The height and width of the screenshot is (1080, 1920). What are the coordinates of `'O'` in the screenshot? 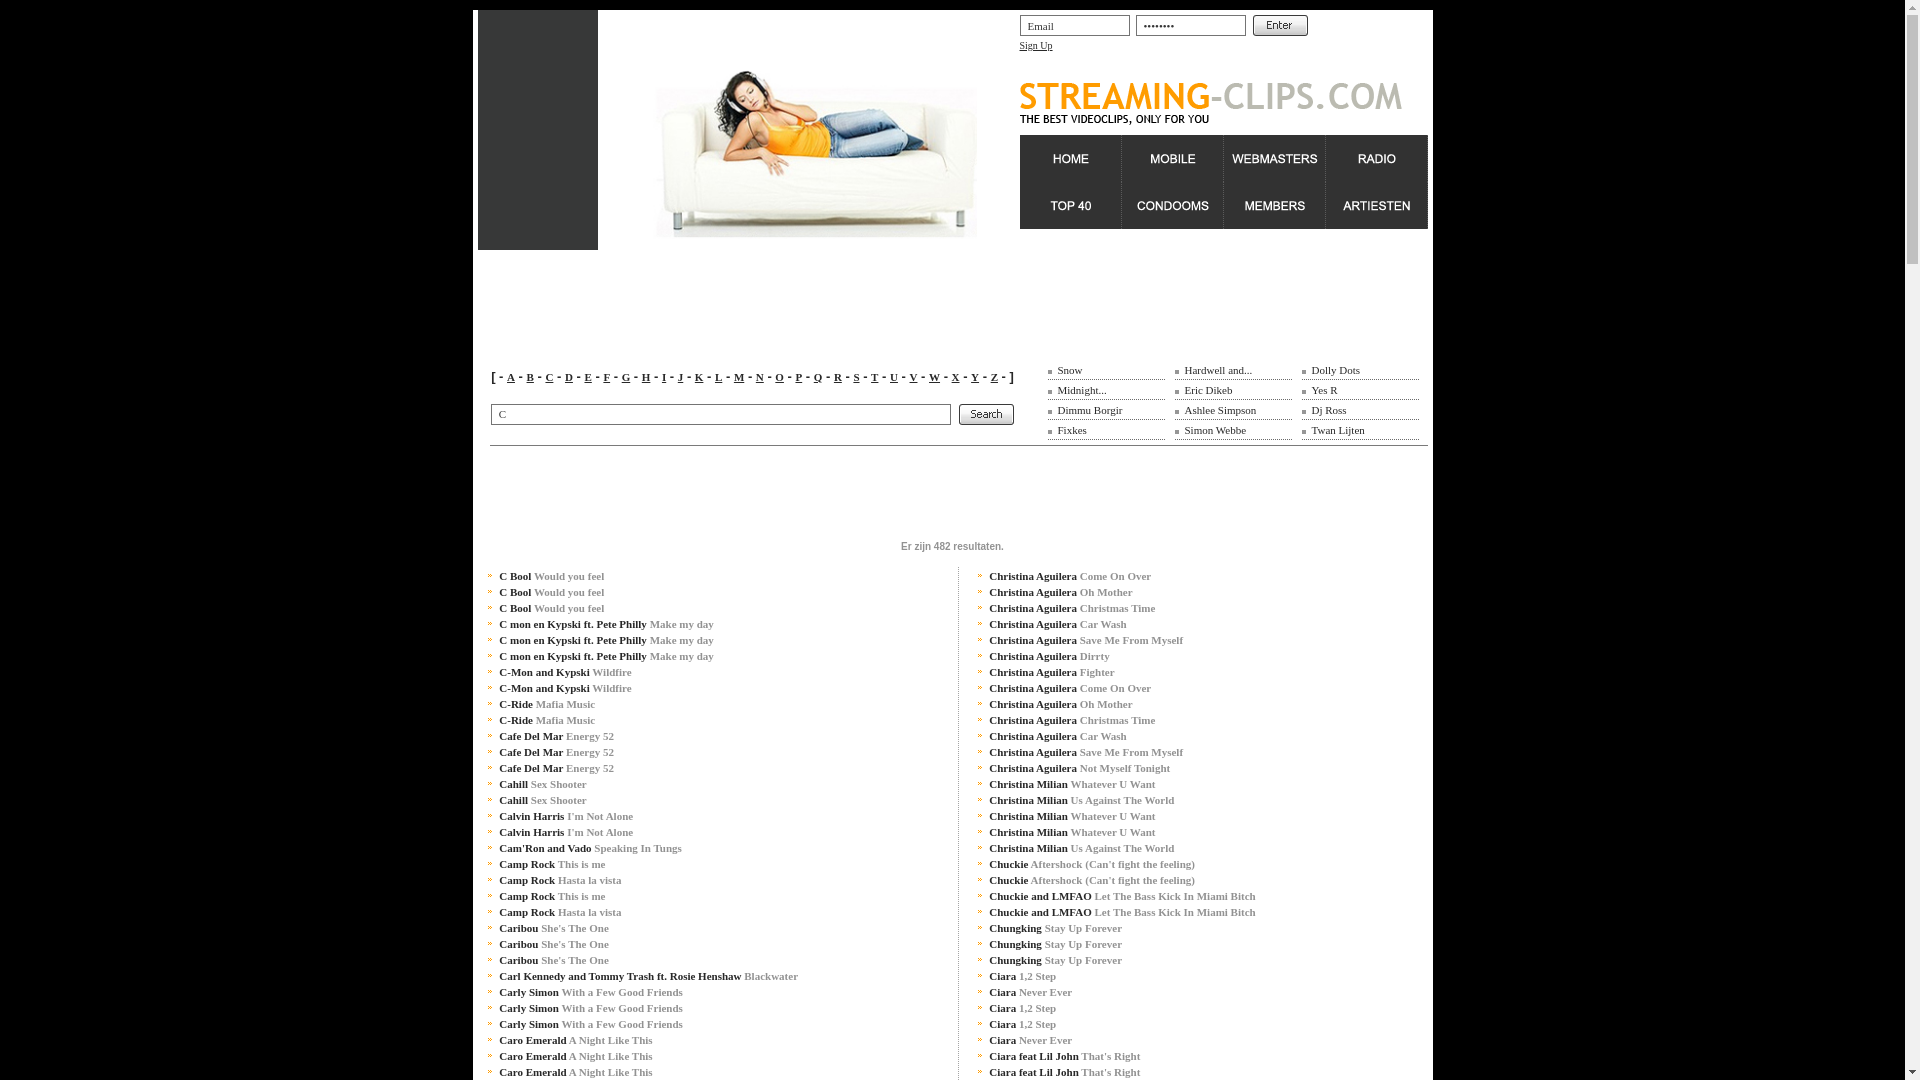 It's located at (778, 377).